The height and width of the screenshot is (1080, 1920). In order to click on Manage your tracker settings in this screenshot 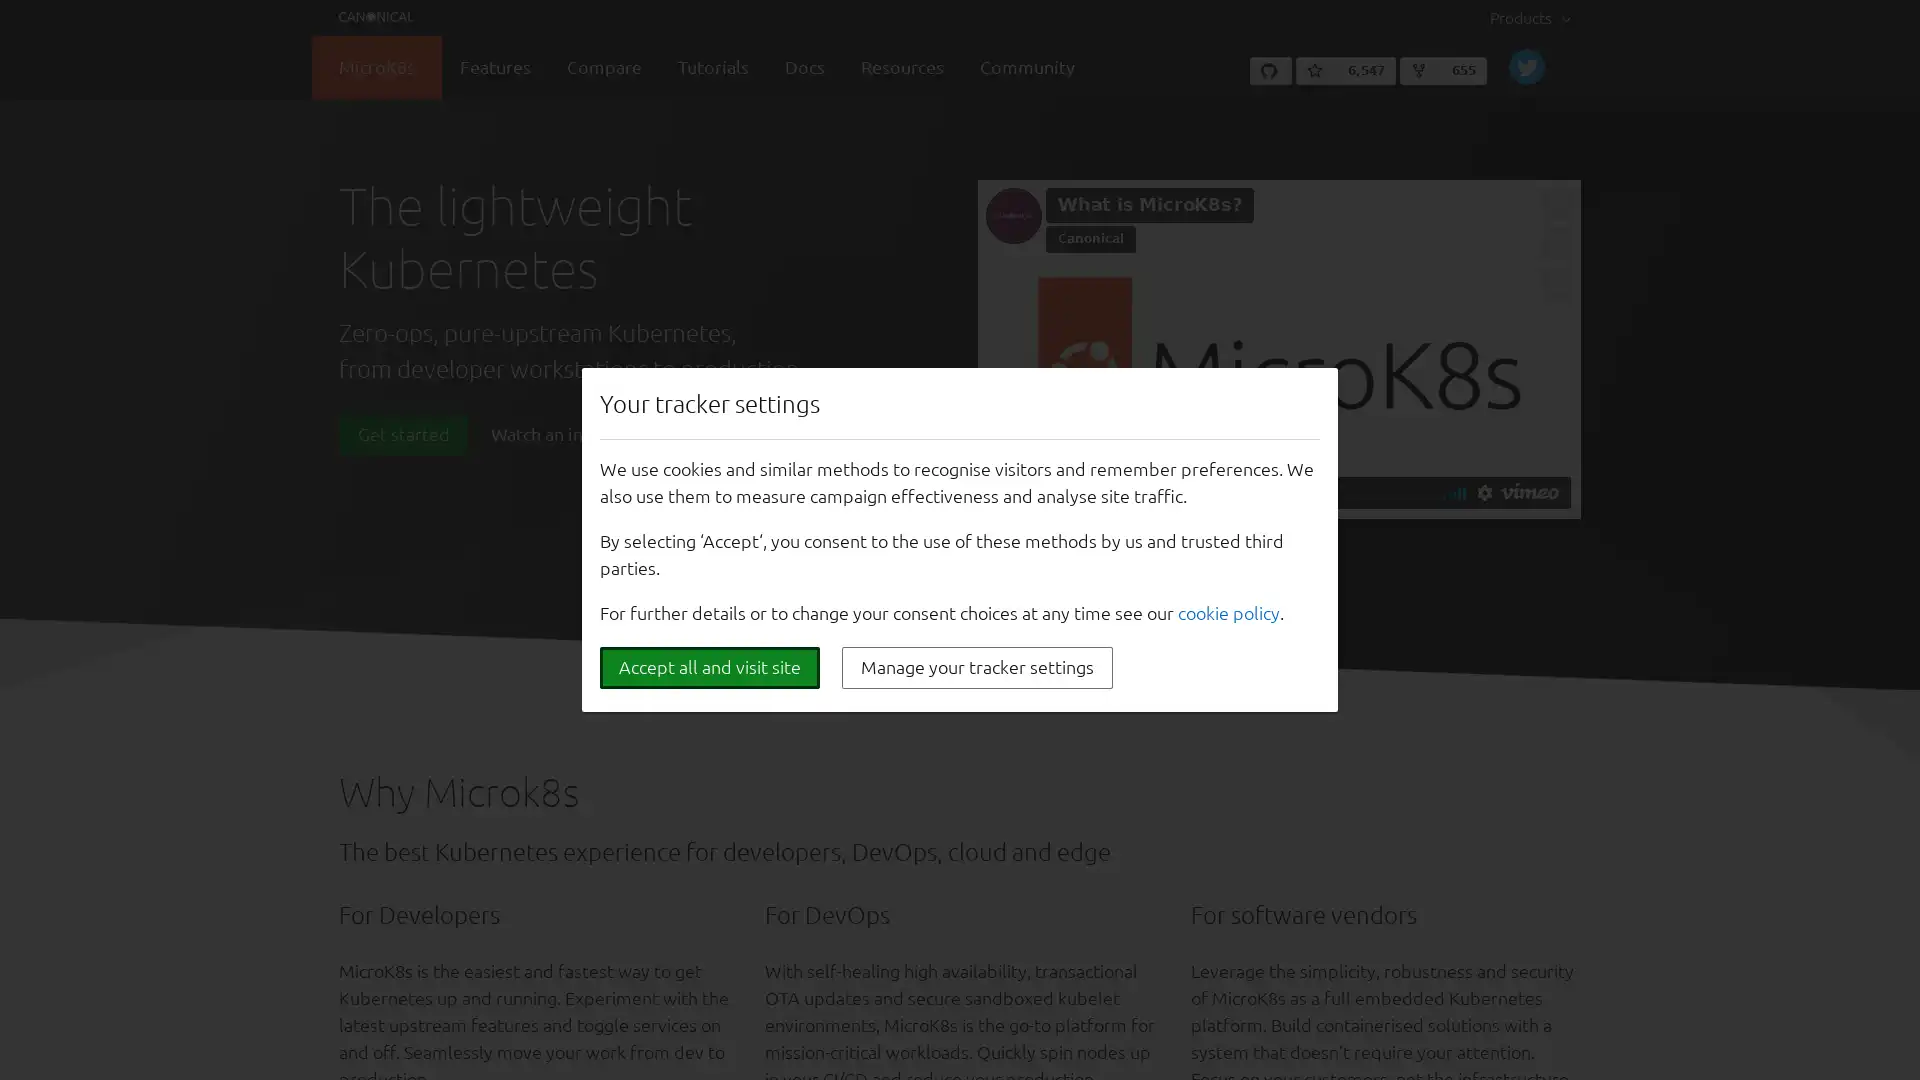, I will do `click(977, 667)`.